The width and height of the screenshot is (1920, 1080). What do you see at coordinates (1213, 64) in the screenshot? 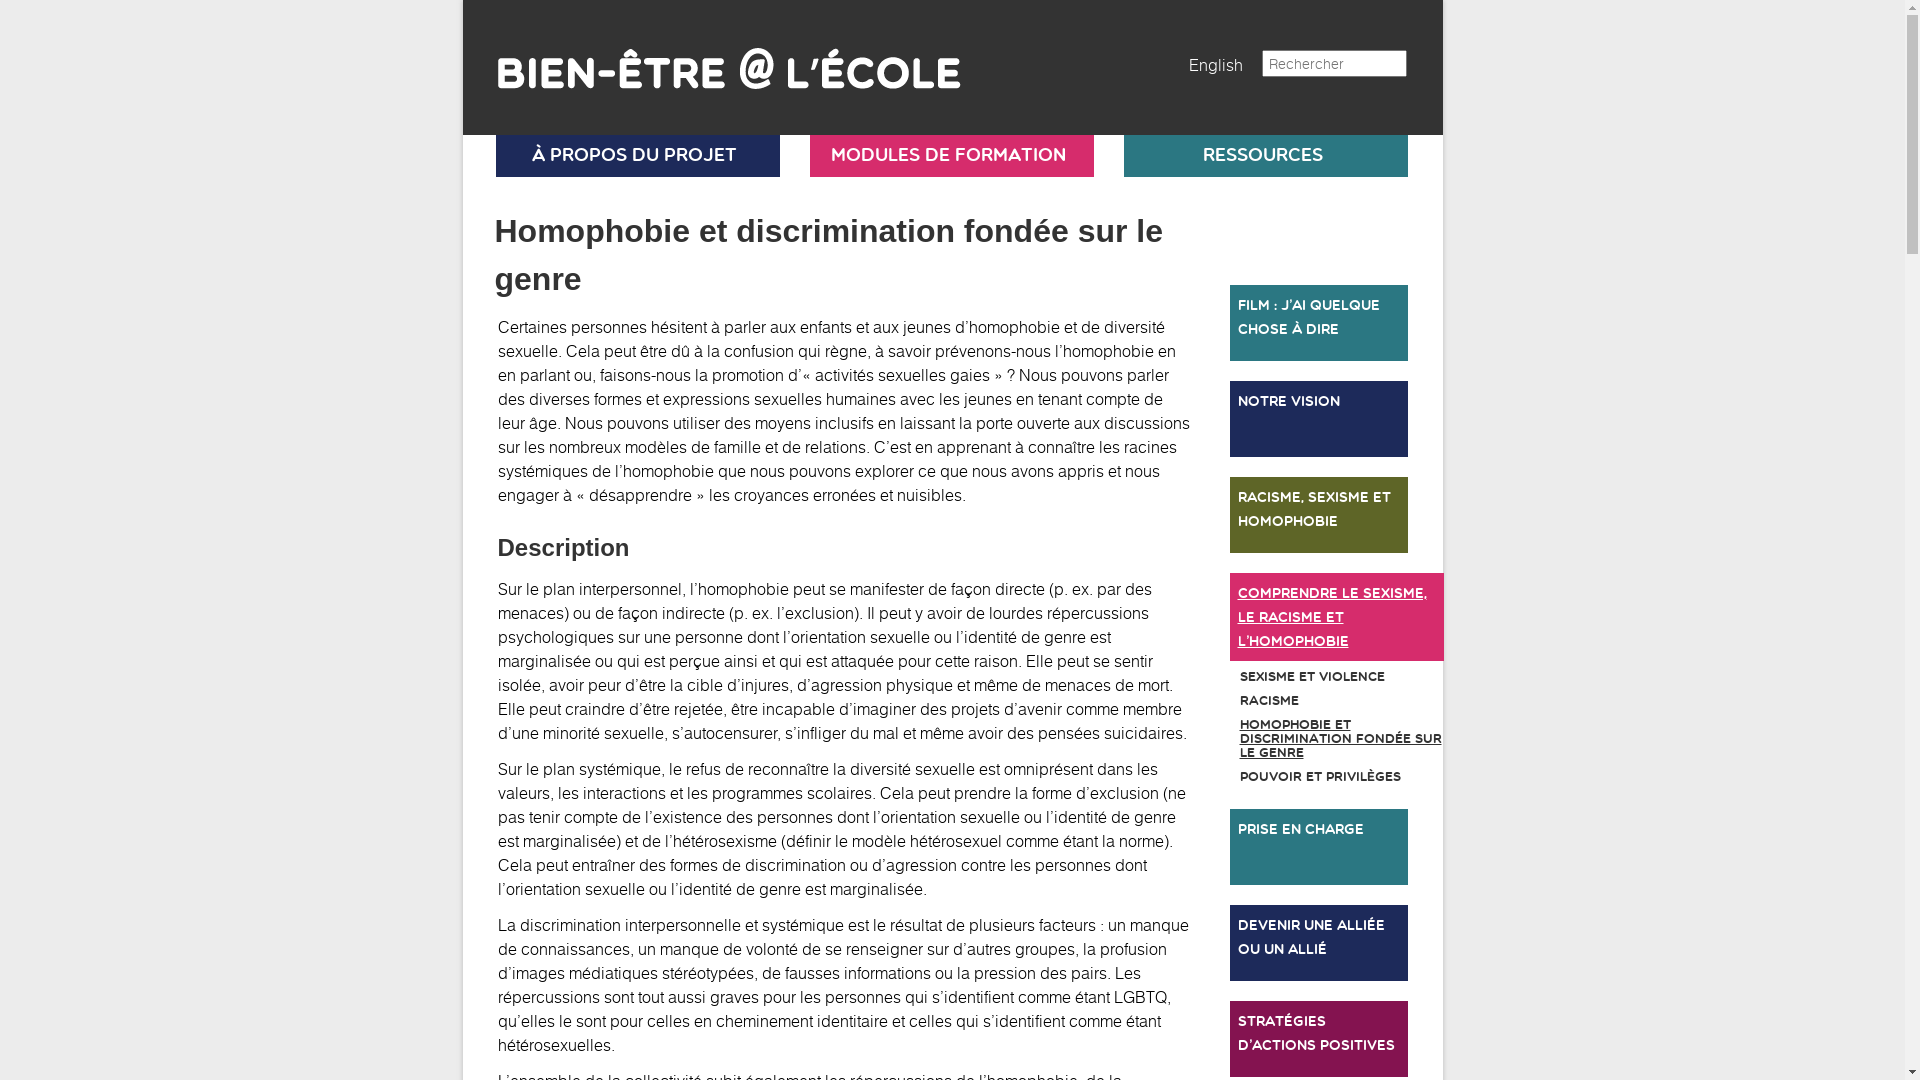
I see `'English'` at bounding box center [1213, 64].